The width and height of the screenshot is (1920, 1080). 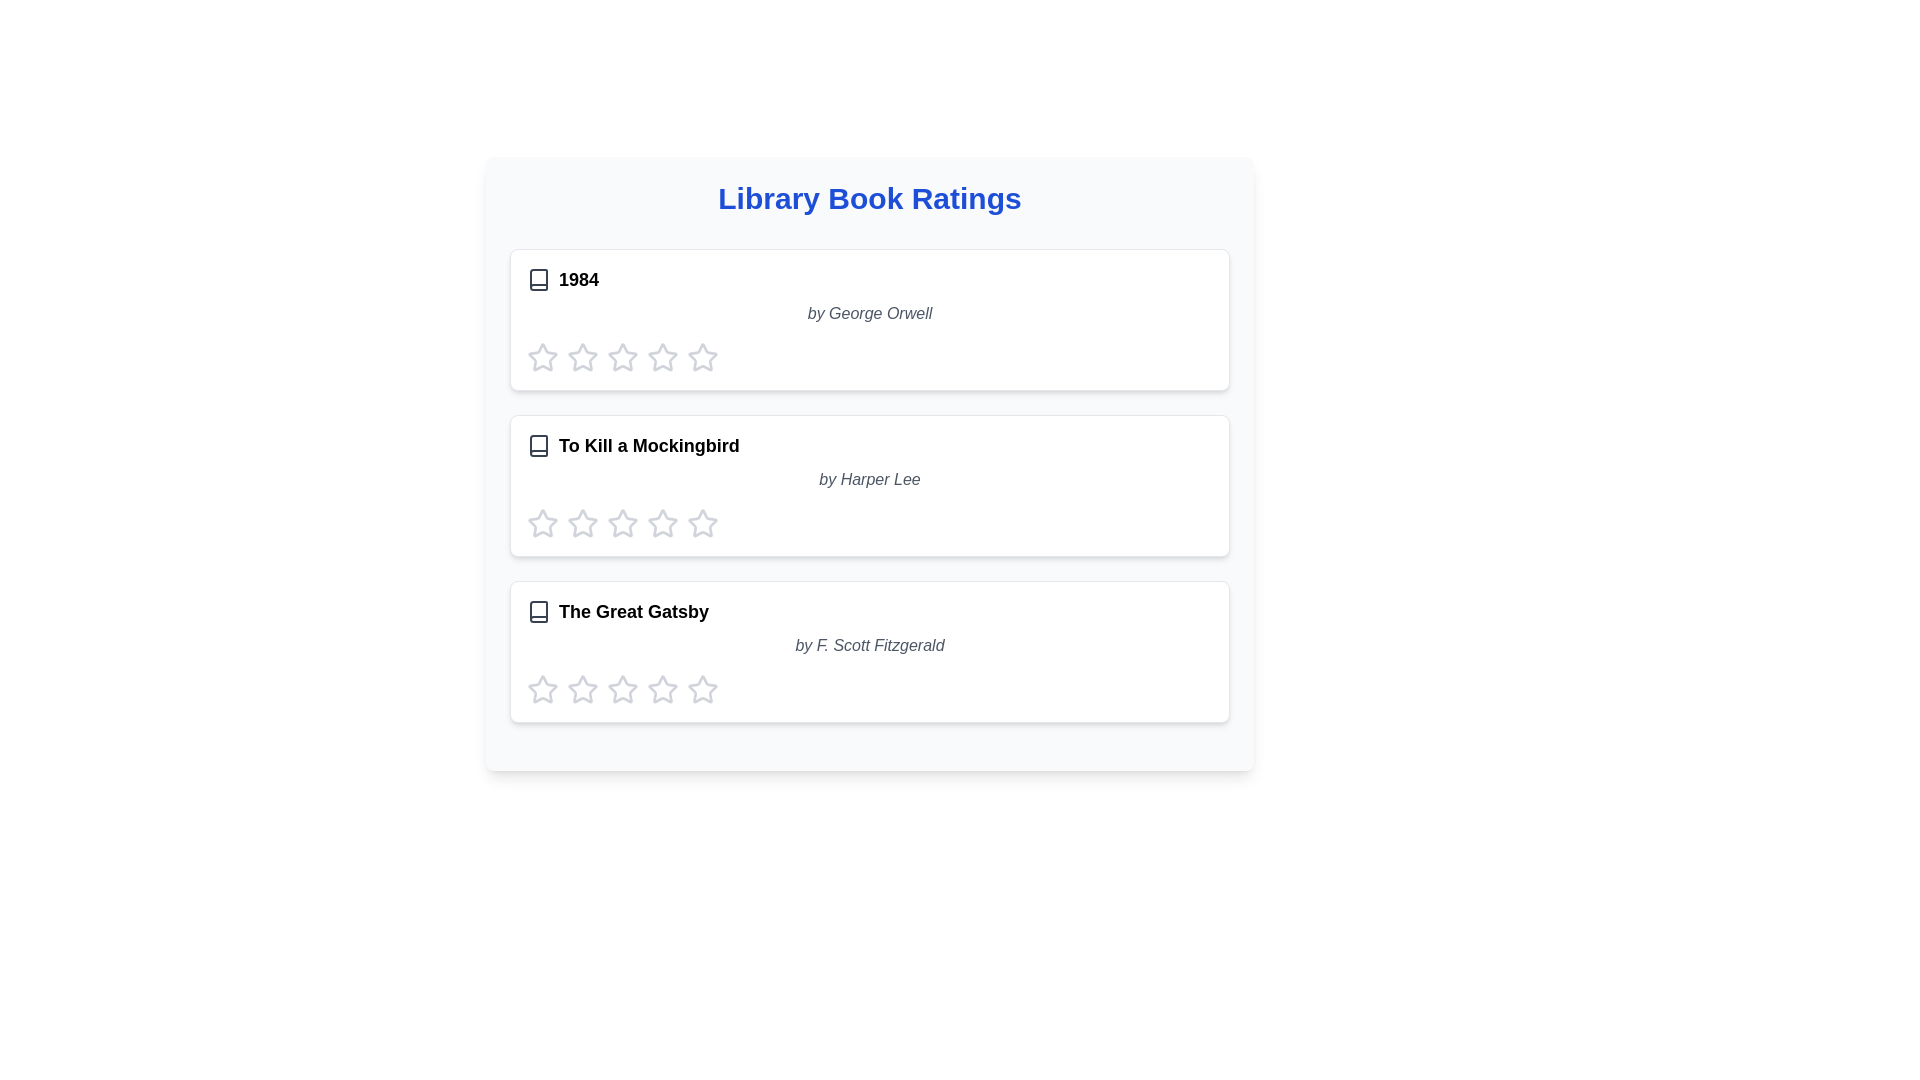 What do you see at coordinates (702, 357) in the screenshot?
I see `the fourth star-shaped icon button in the rating section of the '1984' book entry` at bounding box center [702, 357].